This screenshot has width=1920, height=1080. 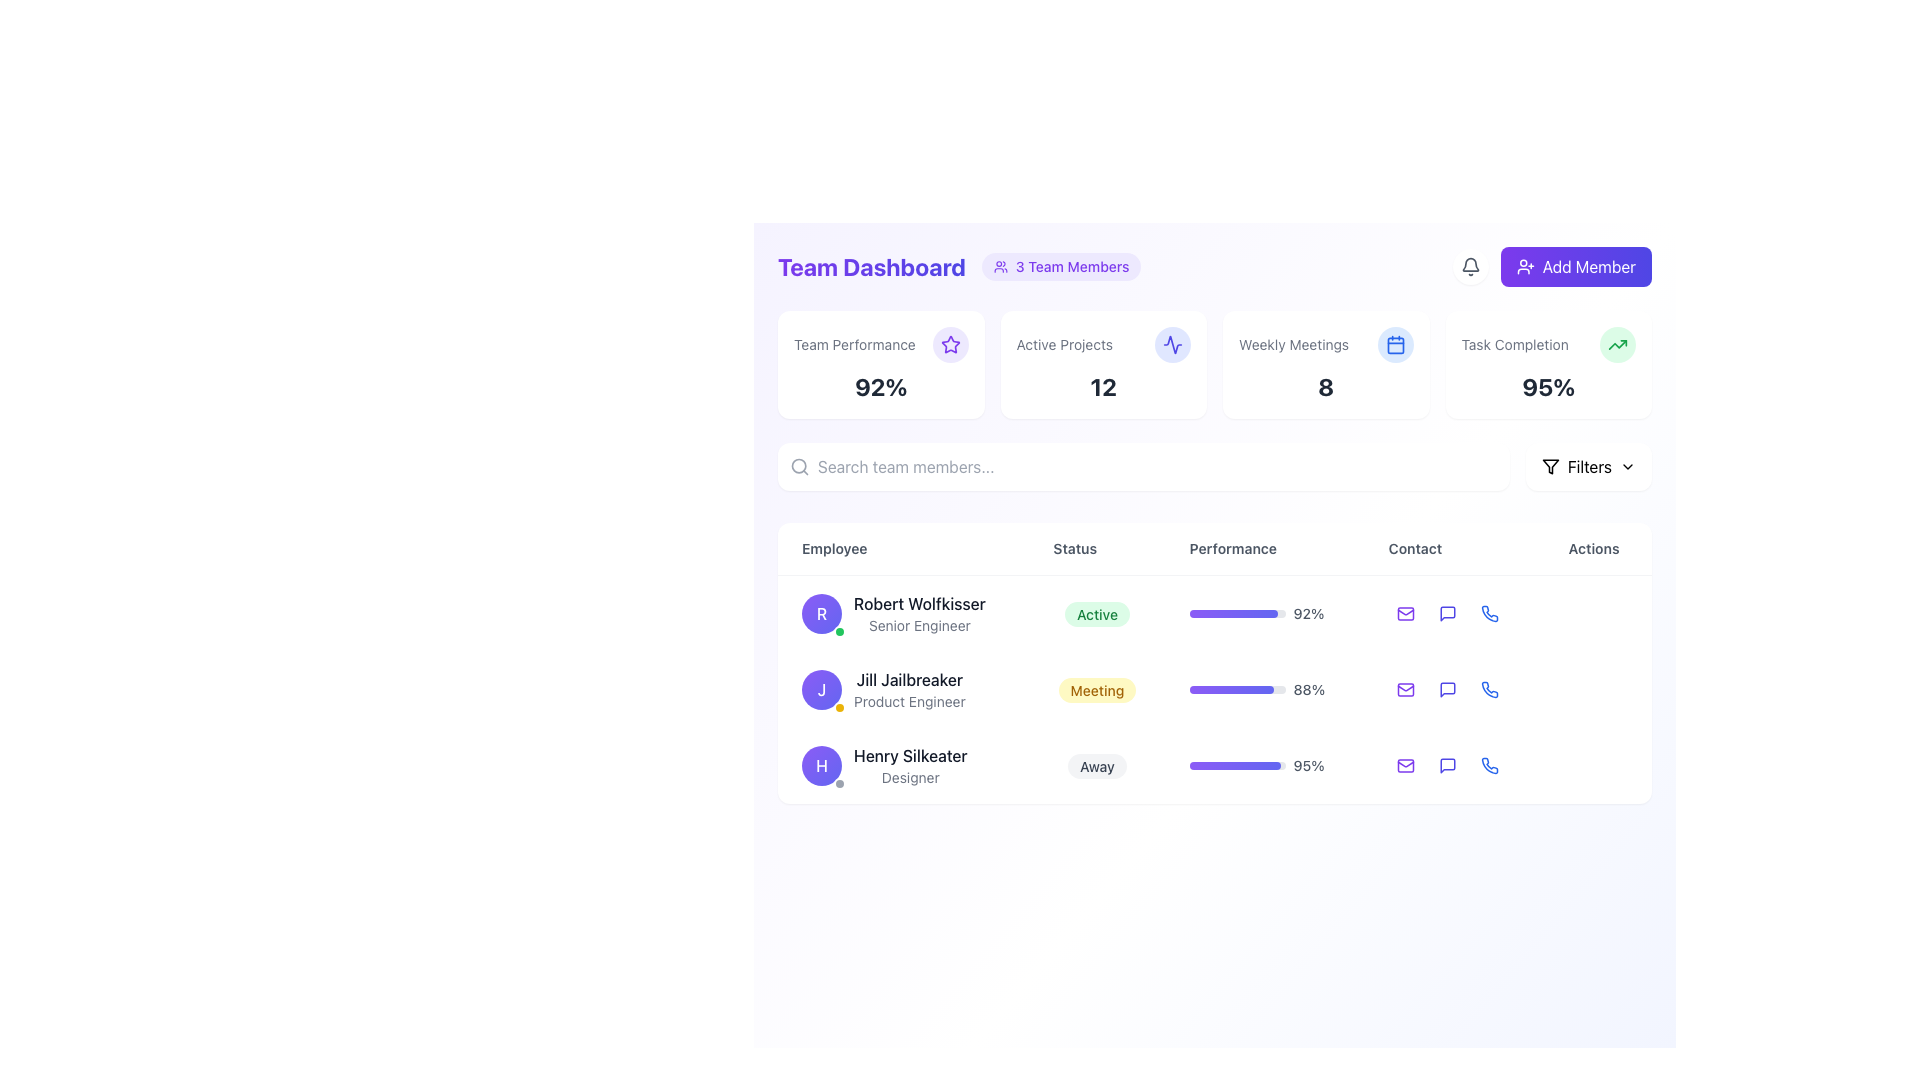 I want to click on the circular avatar icon with a gradient background and the letter 'J' in white, located, so click(x=821, y=689).